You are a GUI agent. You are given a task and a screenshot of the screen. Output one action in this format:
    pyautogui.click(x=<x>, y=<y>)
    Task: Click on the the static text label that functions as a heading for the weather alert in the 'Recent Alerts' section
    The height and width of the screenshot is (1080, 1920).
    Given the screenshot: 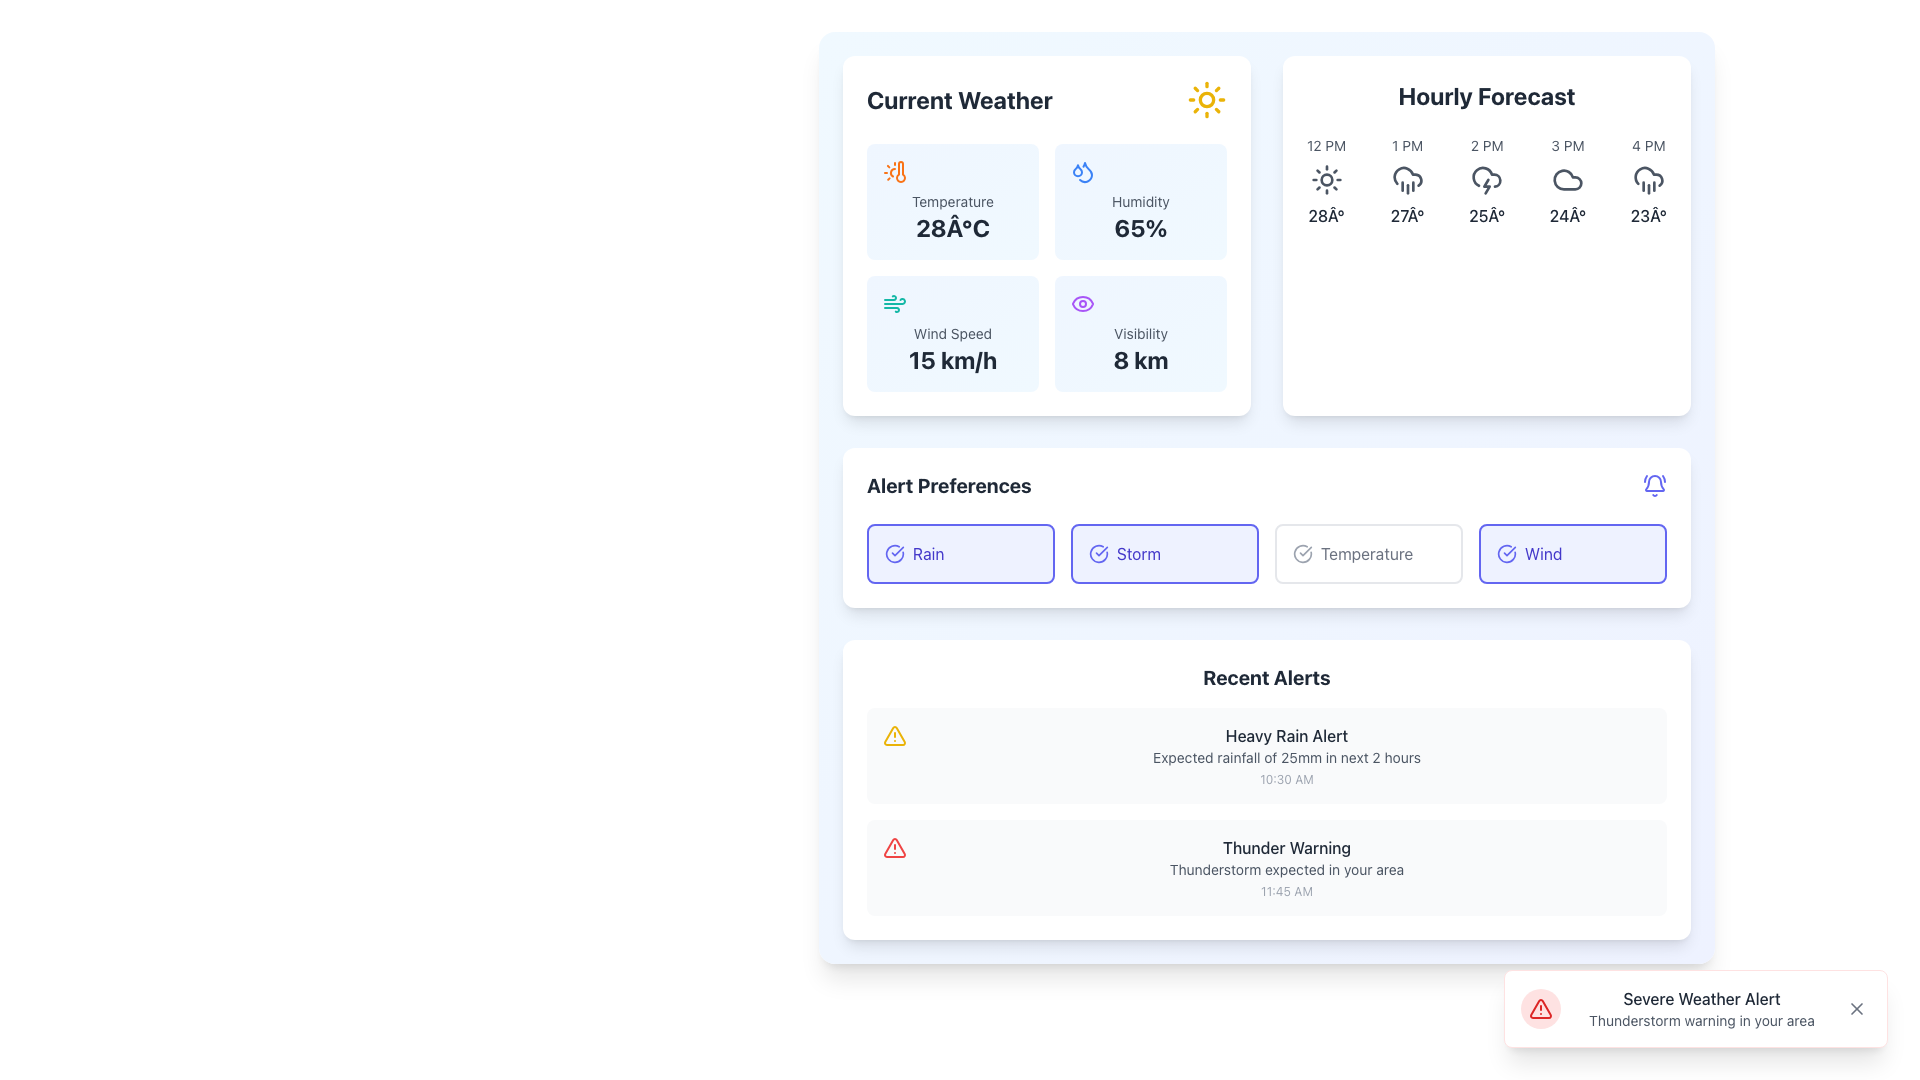 What is the action you would take?
    pyautogui.click(x=1286, y=736)
    